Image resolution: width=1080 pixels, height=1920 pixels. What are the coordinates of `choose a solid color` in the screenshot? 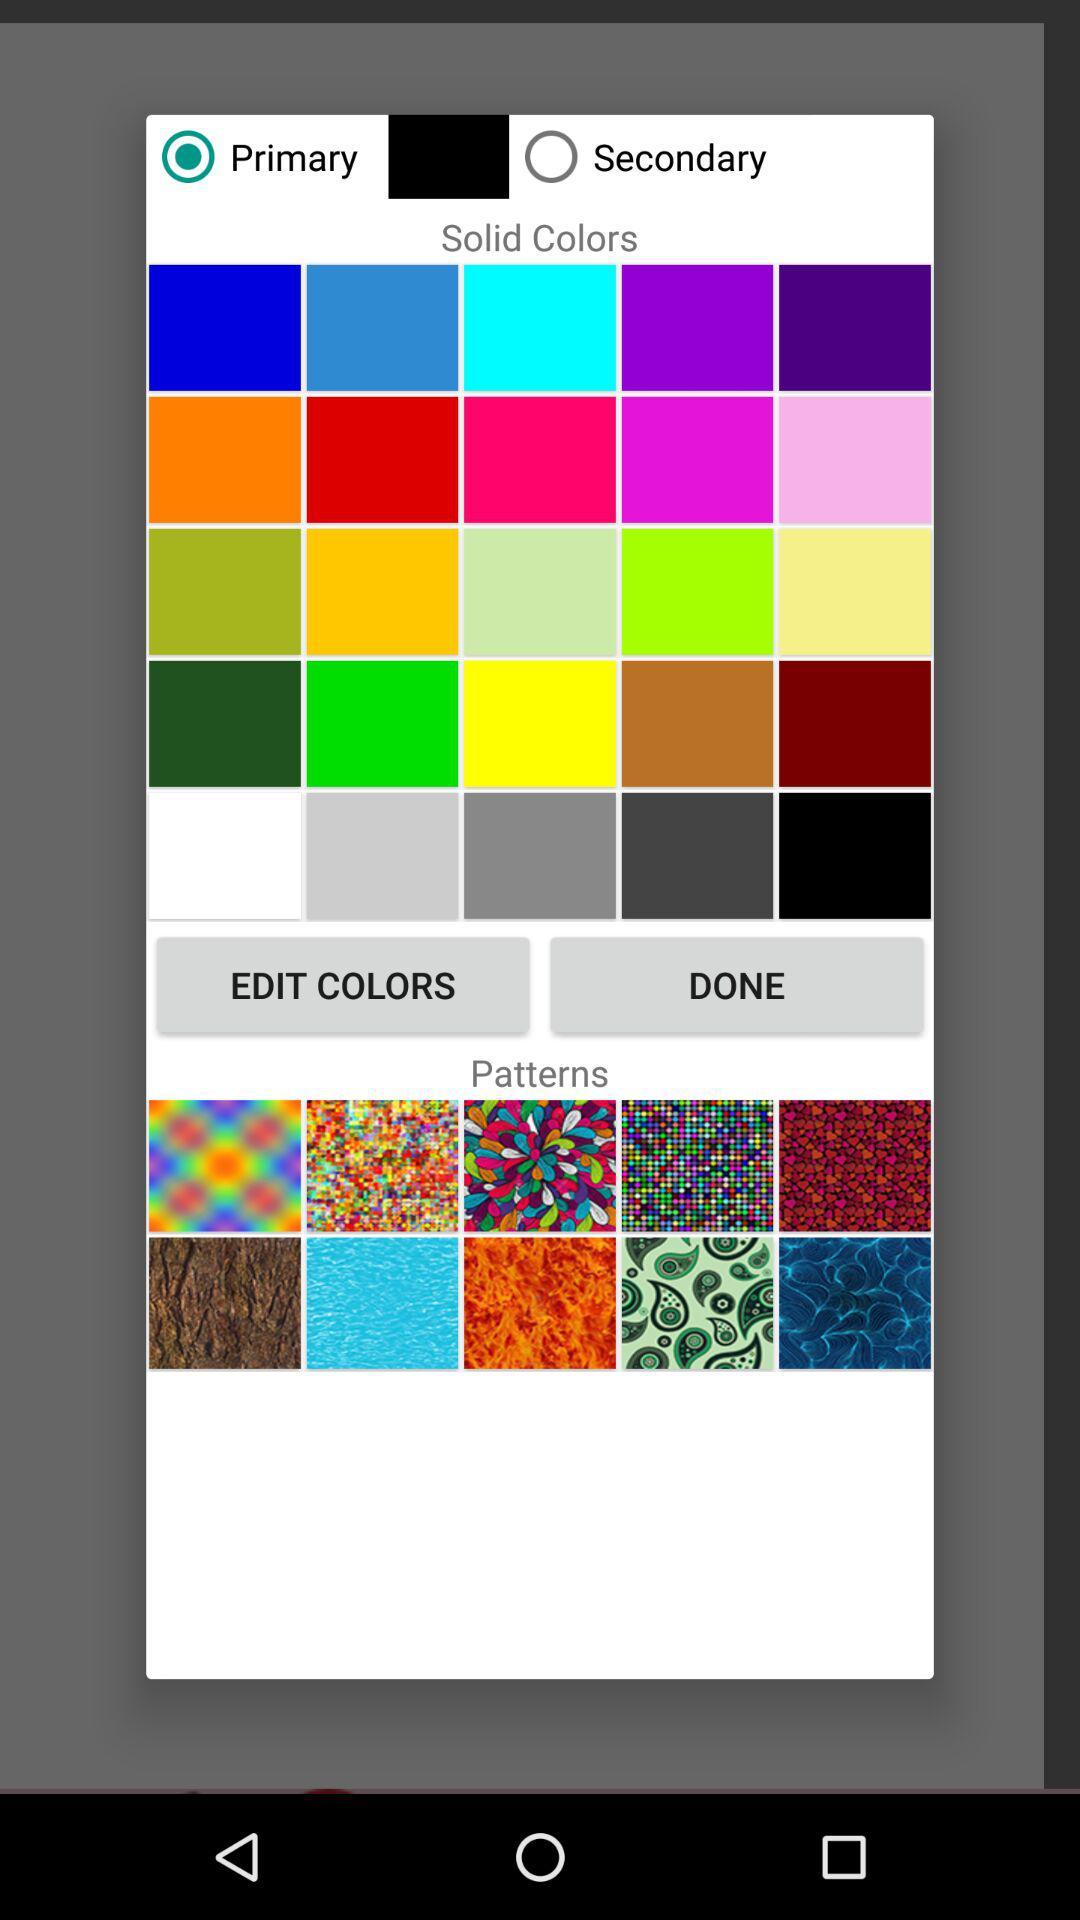 It's located at (696, 722).